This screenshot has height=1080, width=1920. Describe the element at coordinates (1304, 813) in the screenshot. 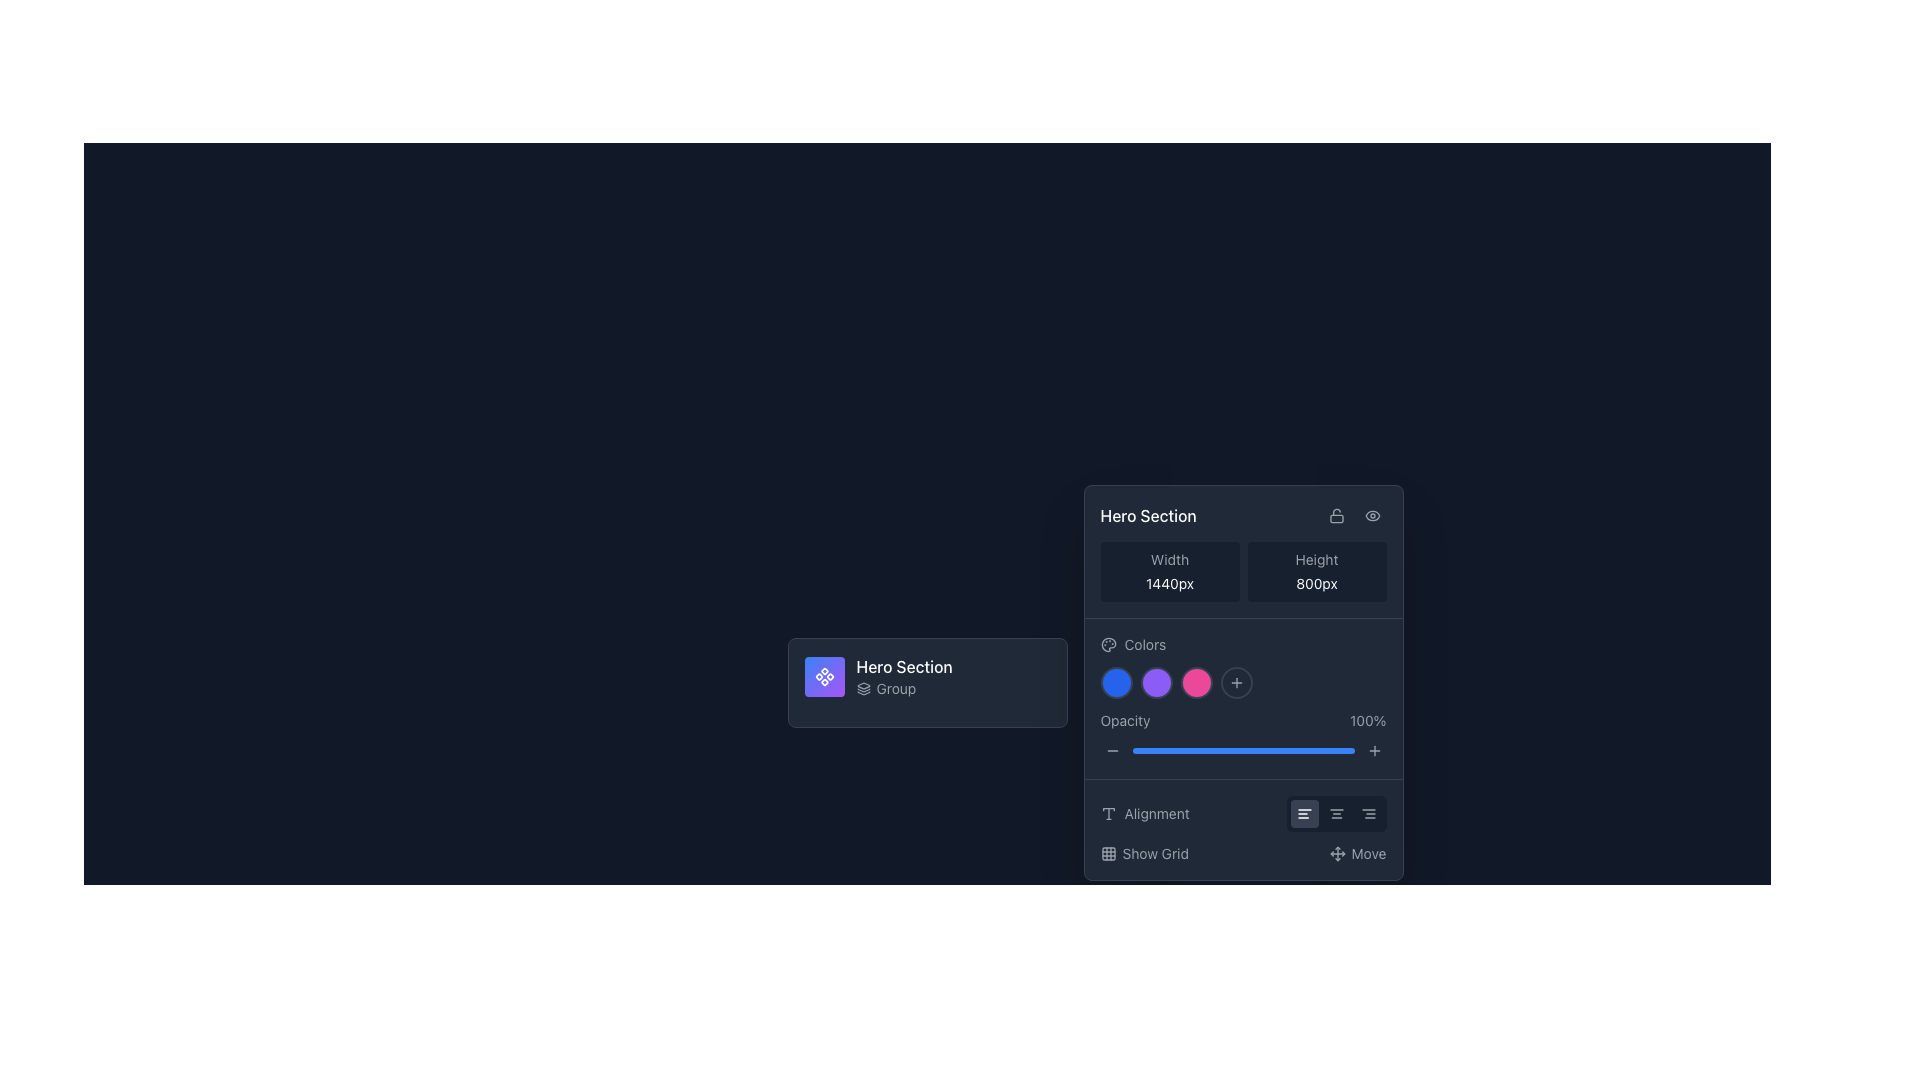

I see `the left alignment button in the Alignment section of the Hero Section settings panel to set the alignment to left` at that location.